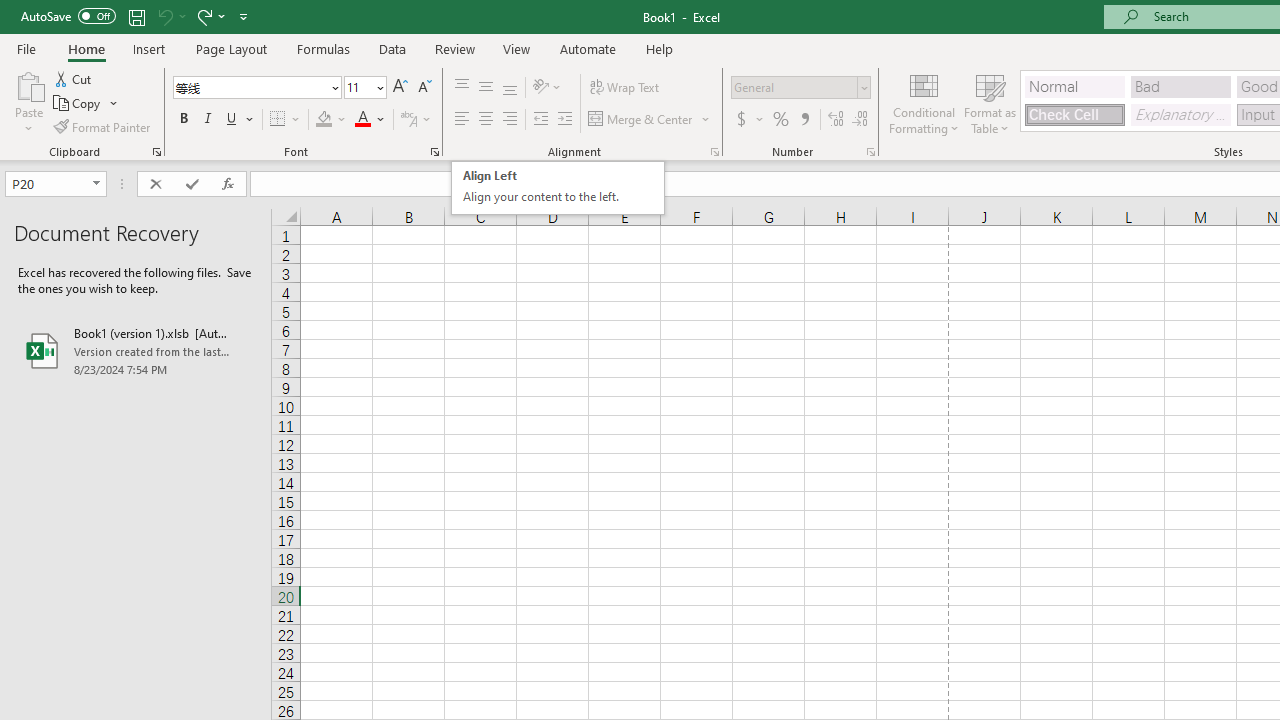 The height and width of the screenshot is (720, 1280). What do you see at coordinates (362, 119) in the screenshot?
I see `'Font Color RGB(255, 0, 0)'` at bounding box center [362, 119].